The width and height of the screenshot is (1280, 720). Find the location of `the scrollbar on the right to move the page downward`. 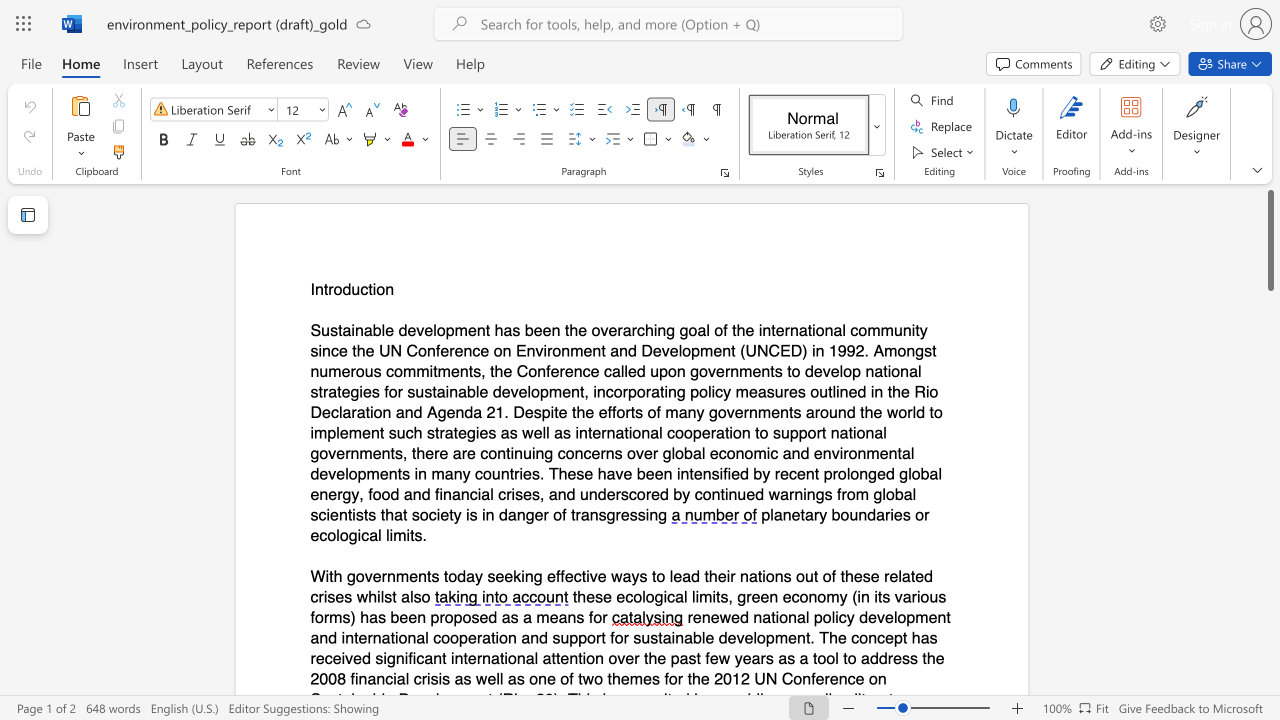

the scrollbar on the right to move the page downward is located at coordinates (1269, 508).